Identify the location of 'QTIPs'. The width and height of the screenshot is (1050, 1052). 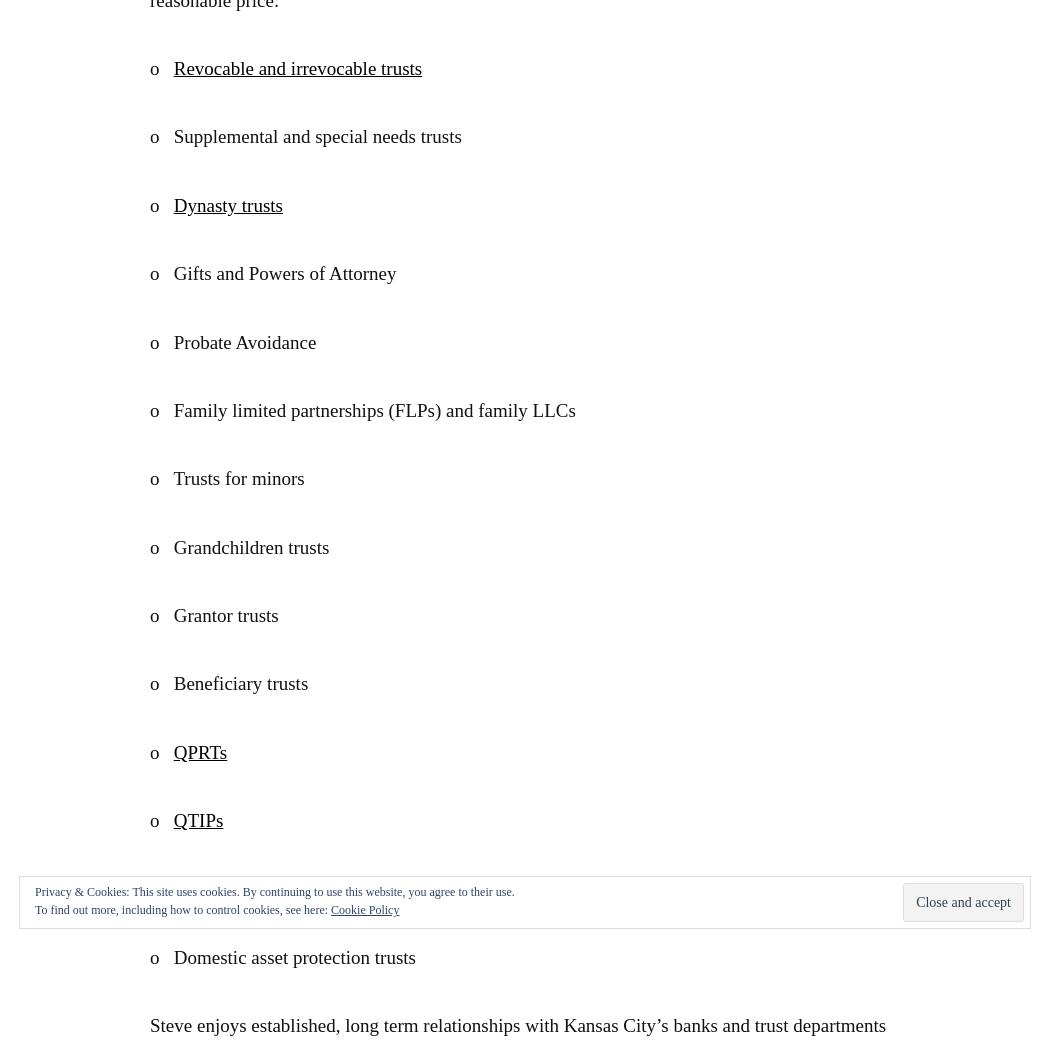
(197, 820).